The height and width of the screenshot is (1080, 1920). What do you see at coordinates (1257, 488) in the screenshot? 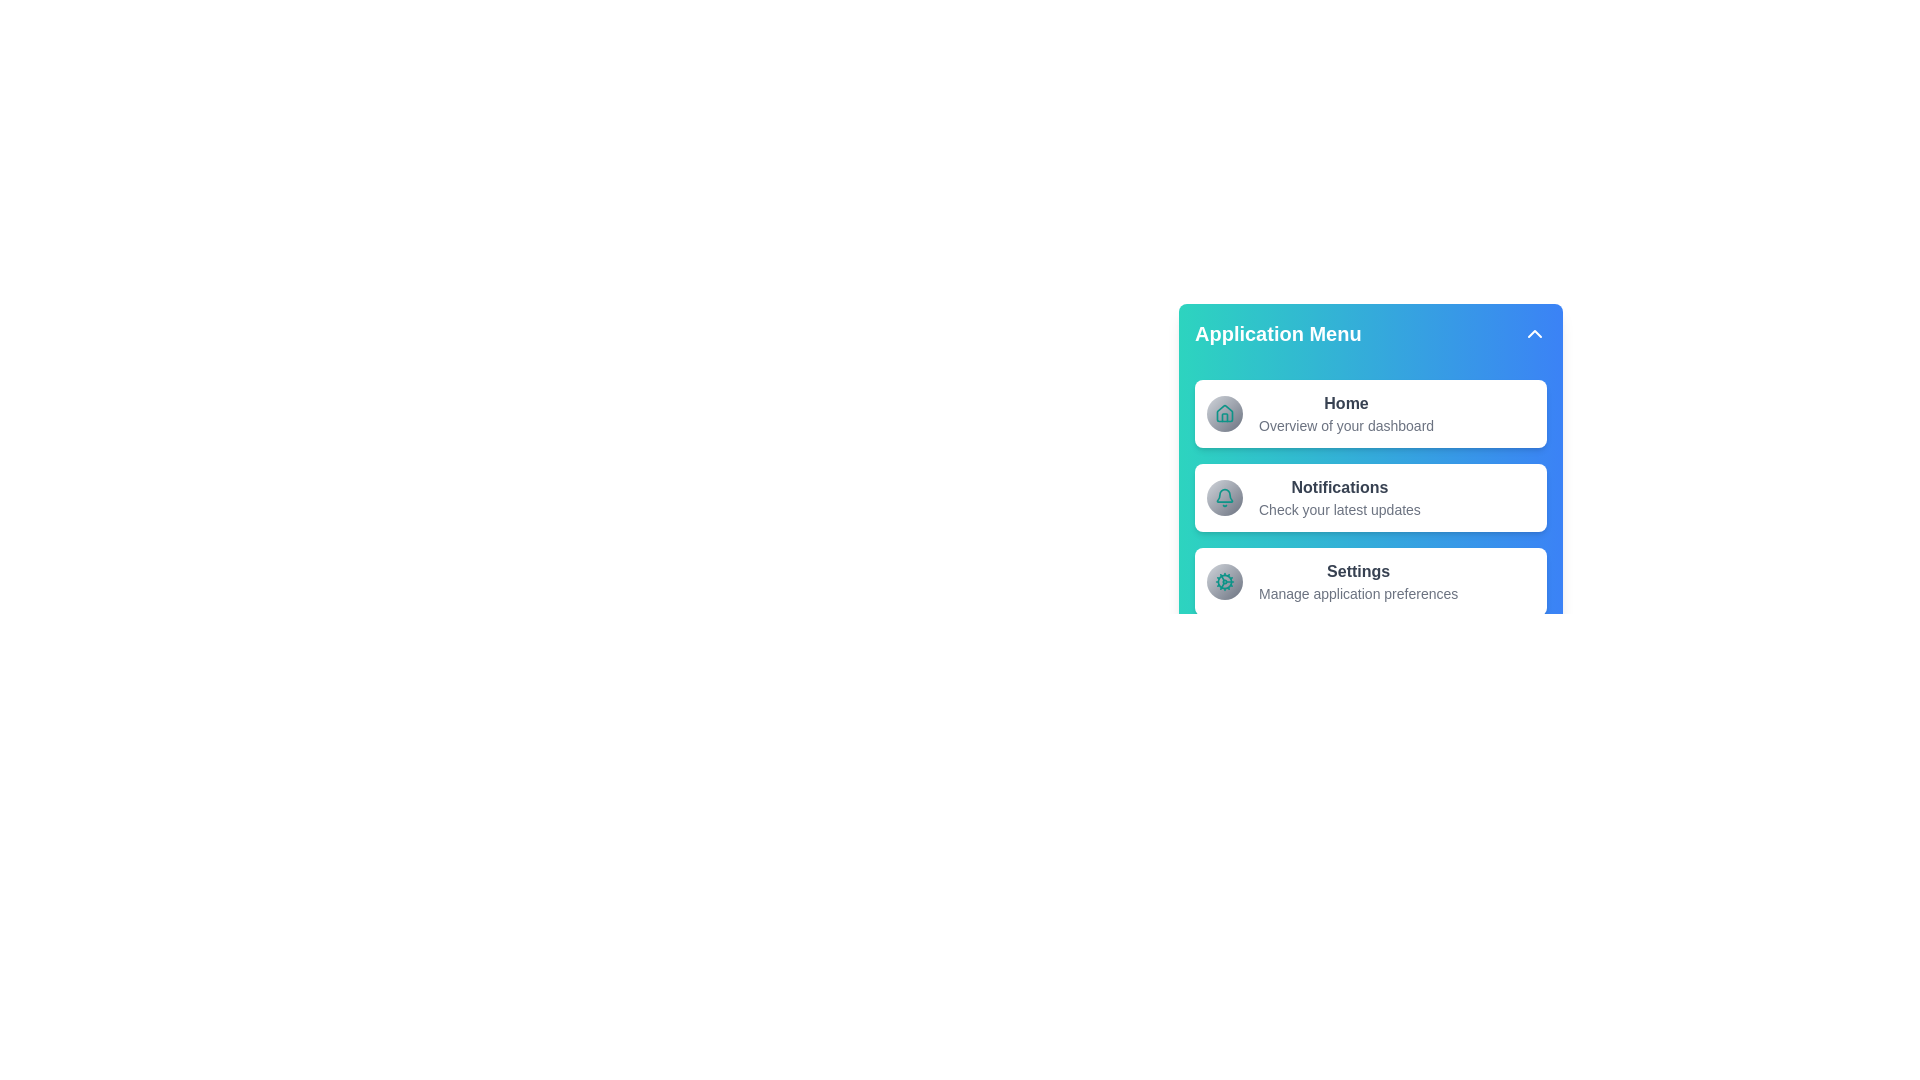
I see `the menu item Notifications and read its description` at bounding box center [1257, 488].